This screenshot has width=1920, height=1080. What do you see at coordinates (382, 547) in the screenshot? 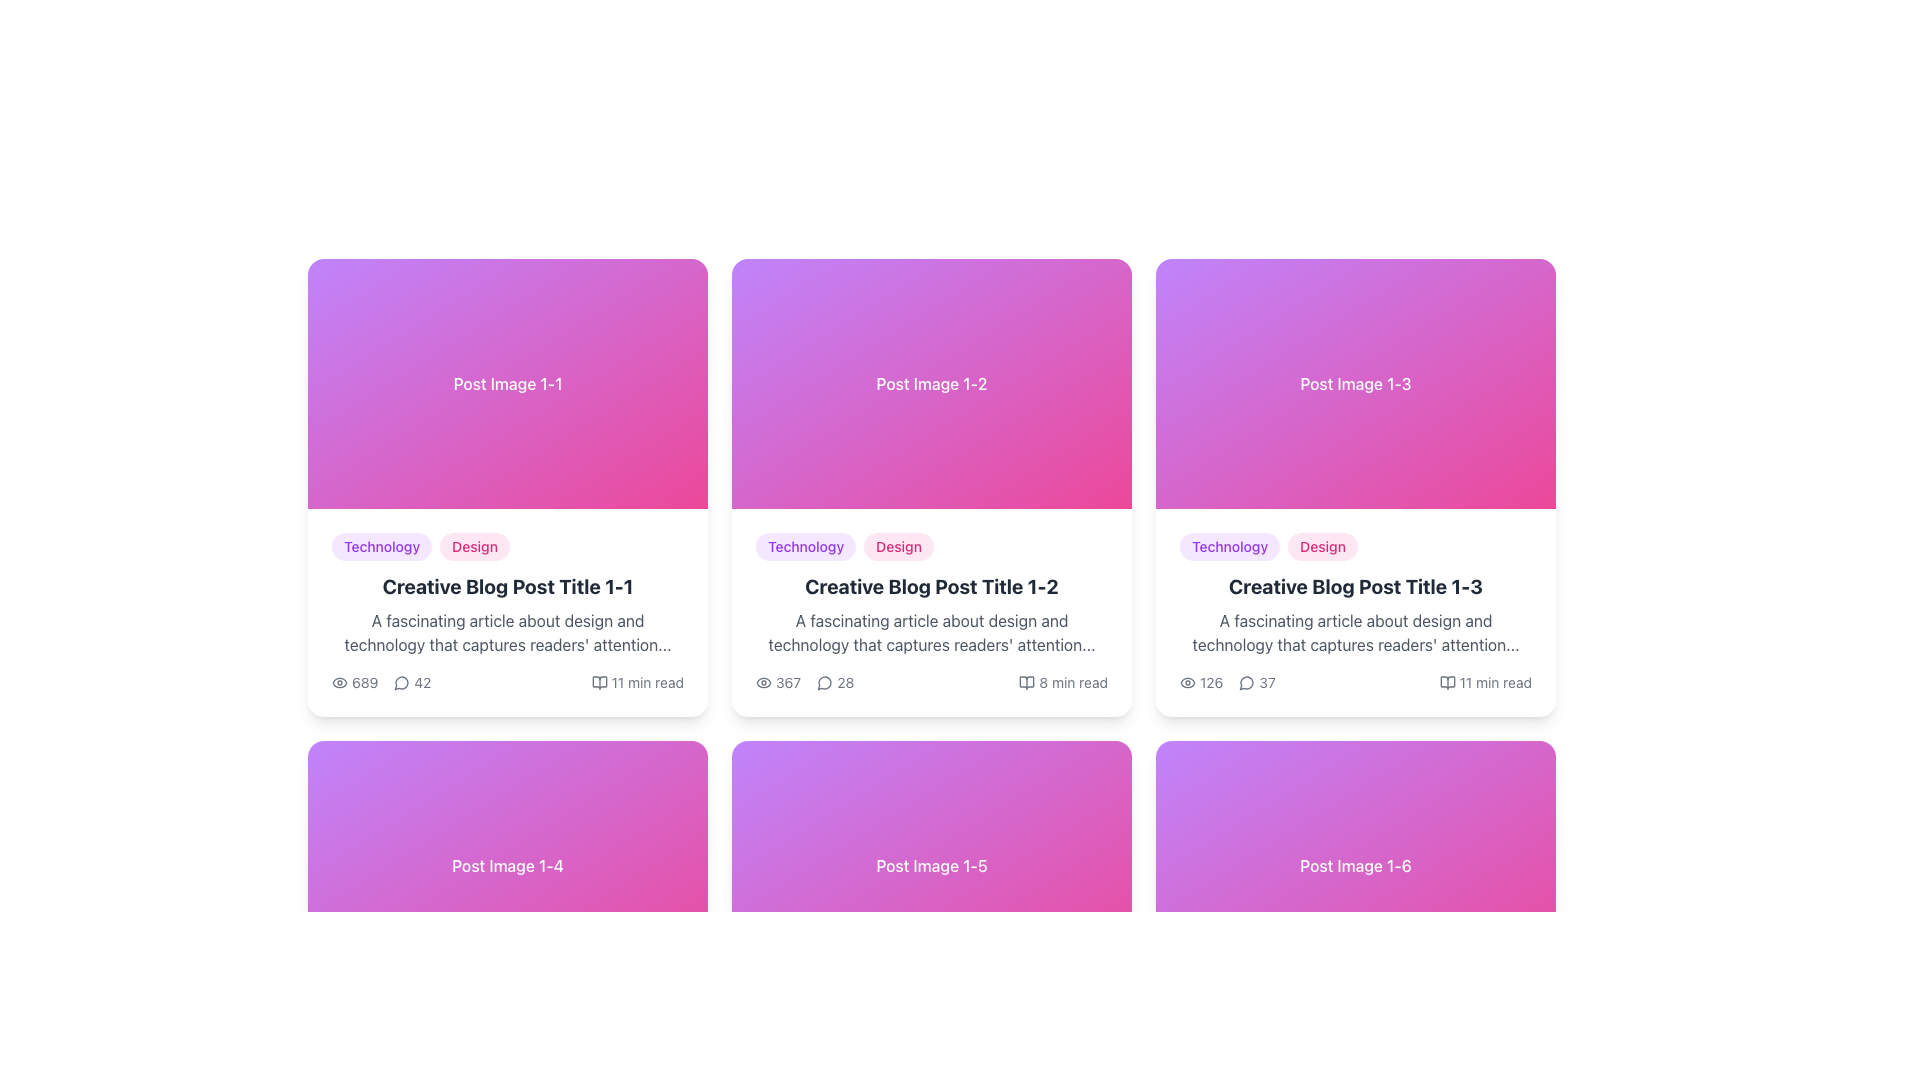
I see `text of the pill-shaped badge with a lavender background and purple text labeled 'Technology', which is positioned above the title text of 'Creative Blog Post Title 1-1'` at bounding box center [382, 547].